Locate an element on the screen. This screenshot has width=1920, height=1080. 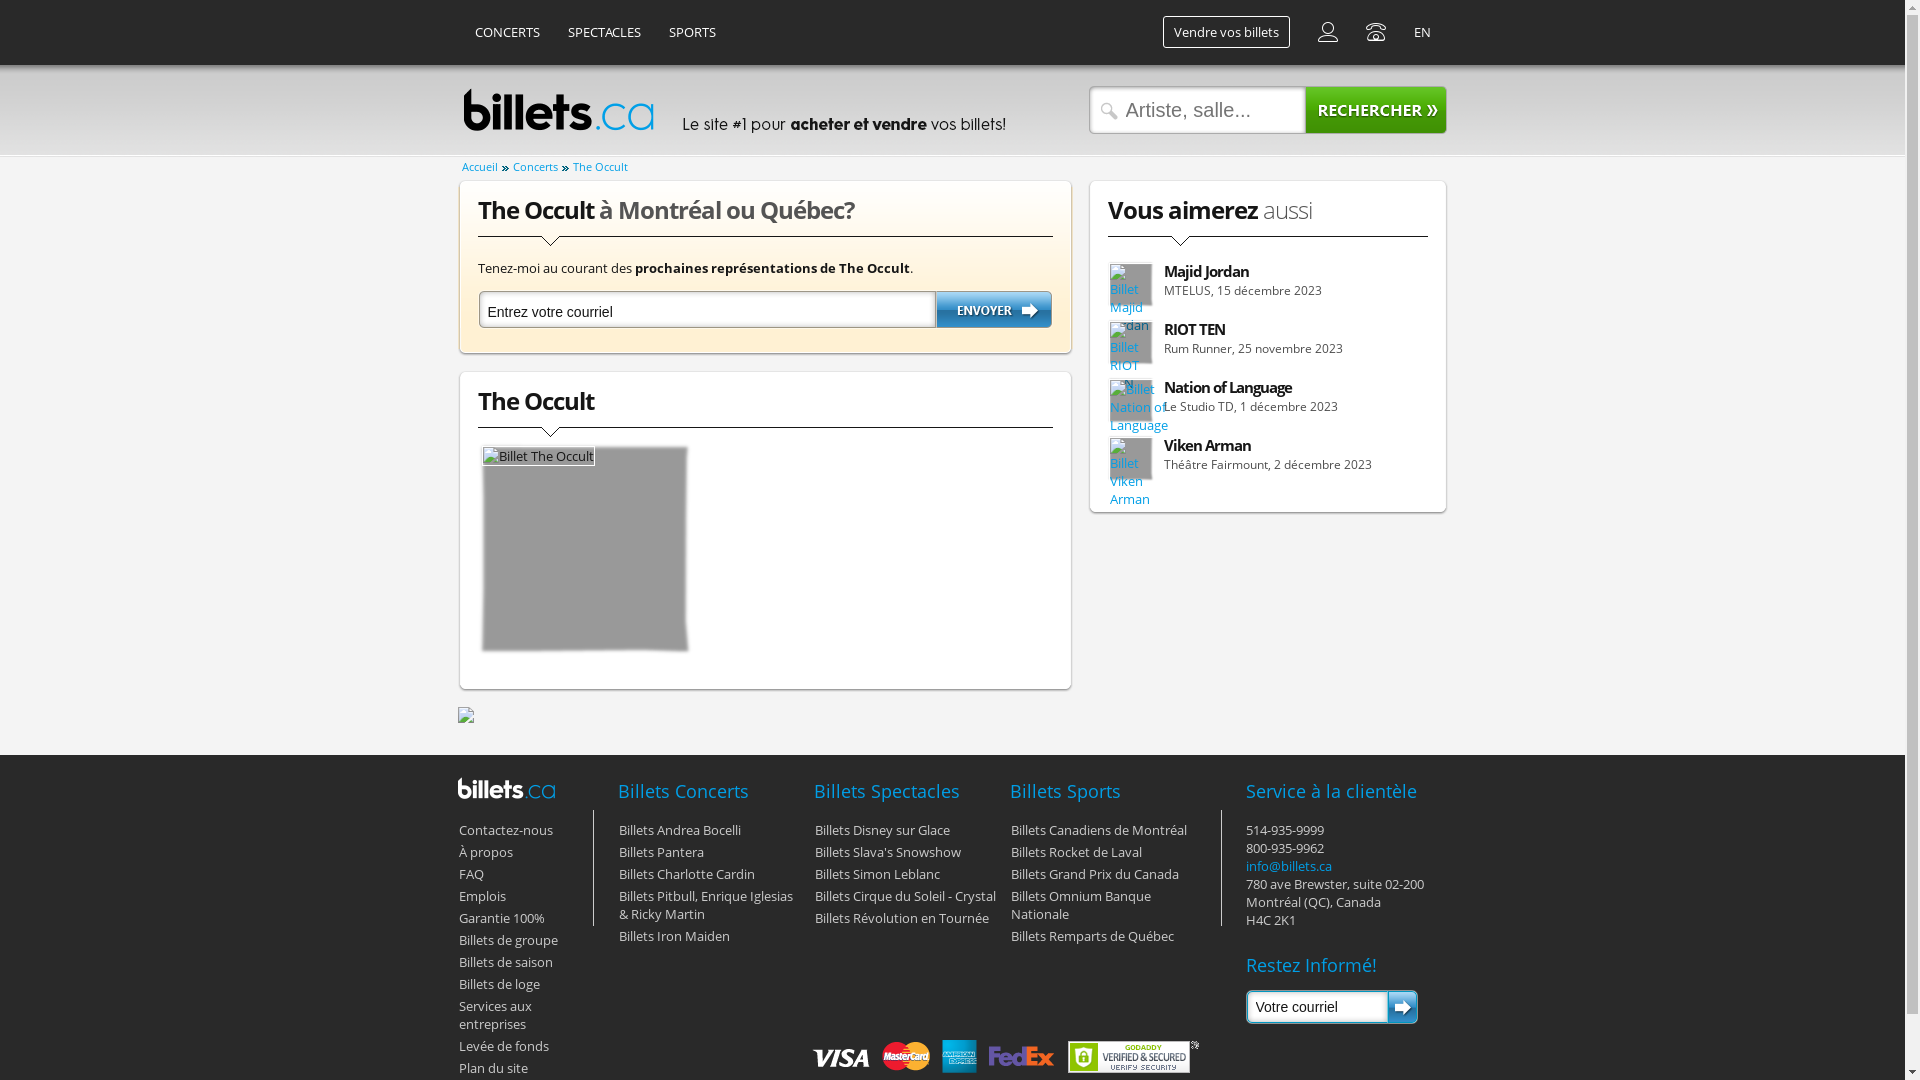
'Accueil' is located at coordinates (485, 167).